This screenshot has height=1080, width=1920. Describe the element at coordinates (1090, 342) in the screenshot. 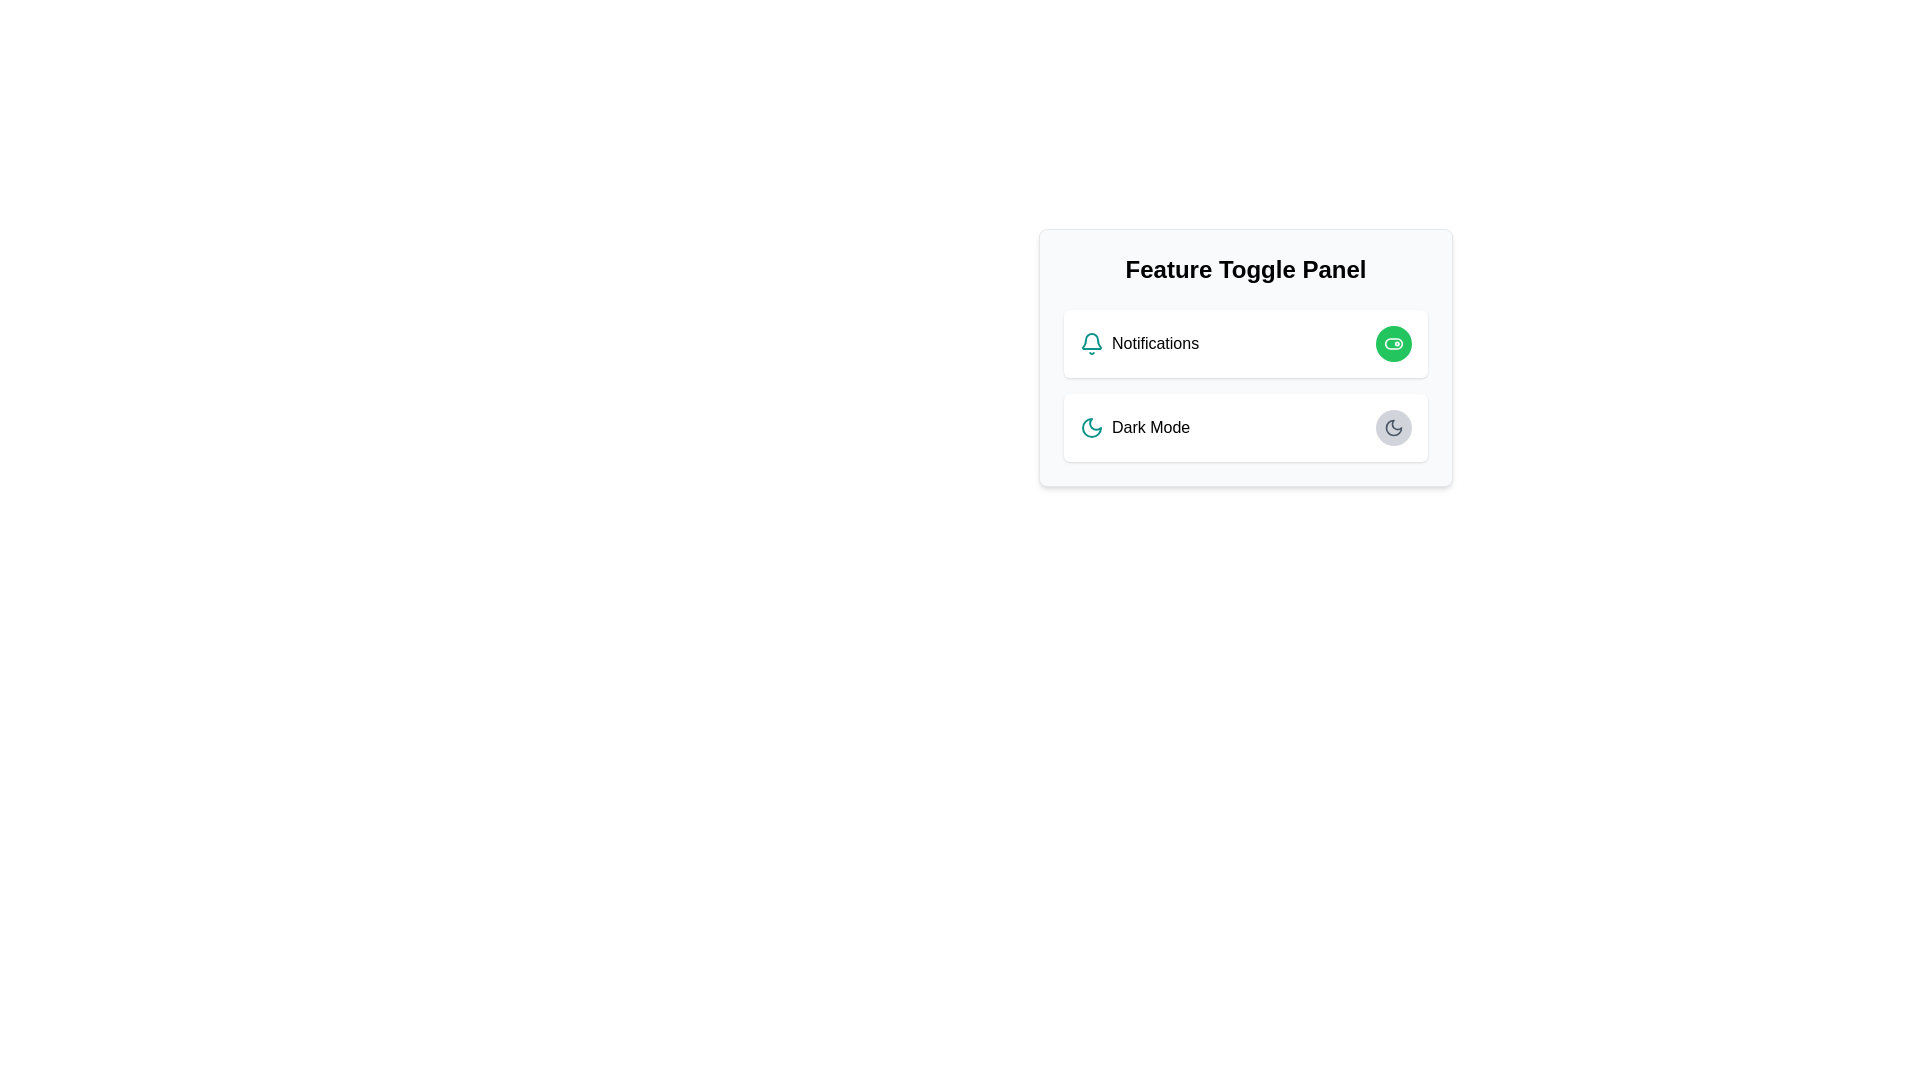

I see `the notification indicator icon located in the 'Notifications' group of the 'Feature Toggle Panel'` at that location.